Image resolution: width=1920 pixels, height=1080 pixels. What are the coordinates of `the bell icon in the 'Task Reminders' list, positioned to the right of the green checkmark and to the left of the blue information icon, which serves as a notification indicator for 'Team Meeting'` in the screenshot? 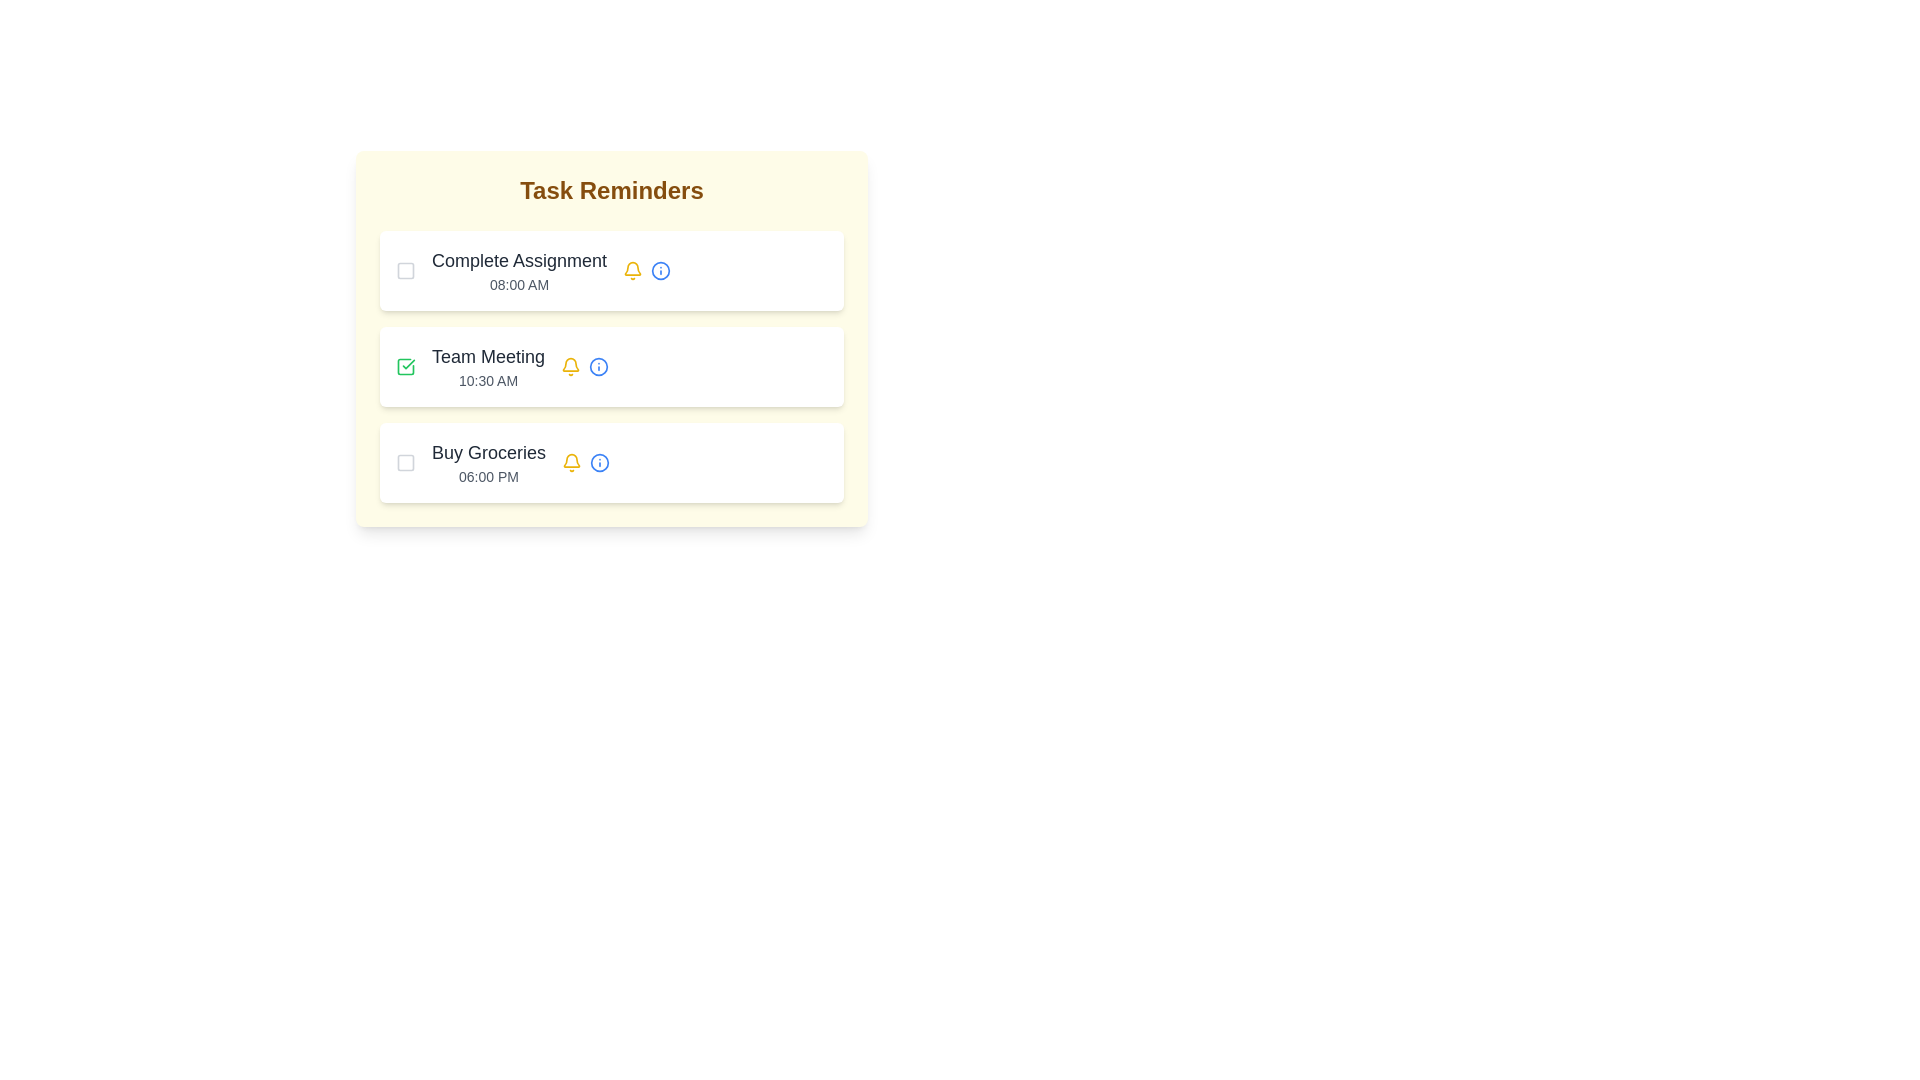 It's located at (632, 270).